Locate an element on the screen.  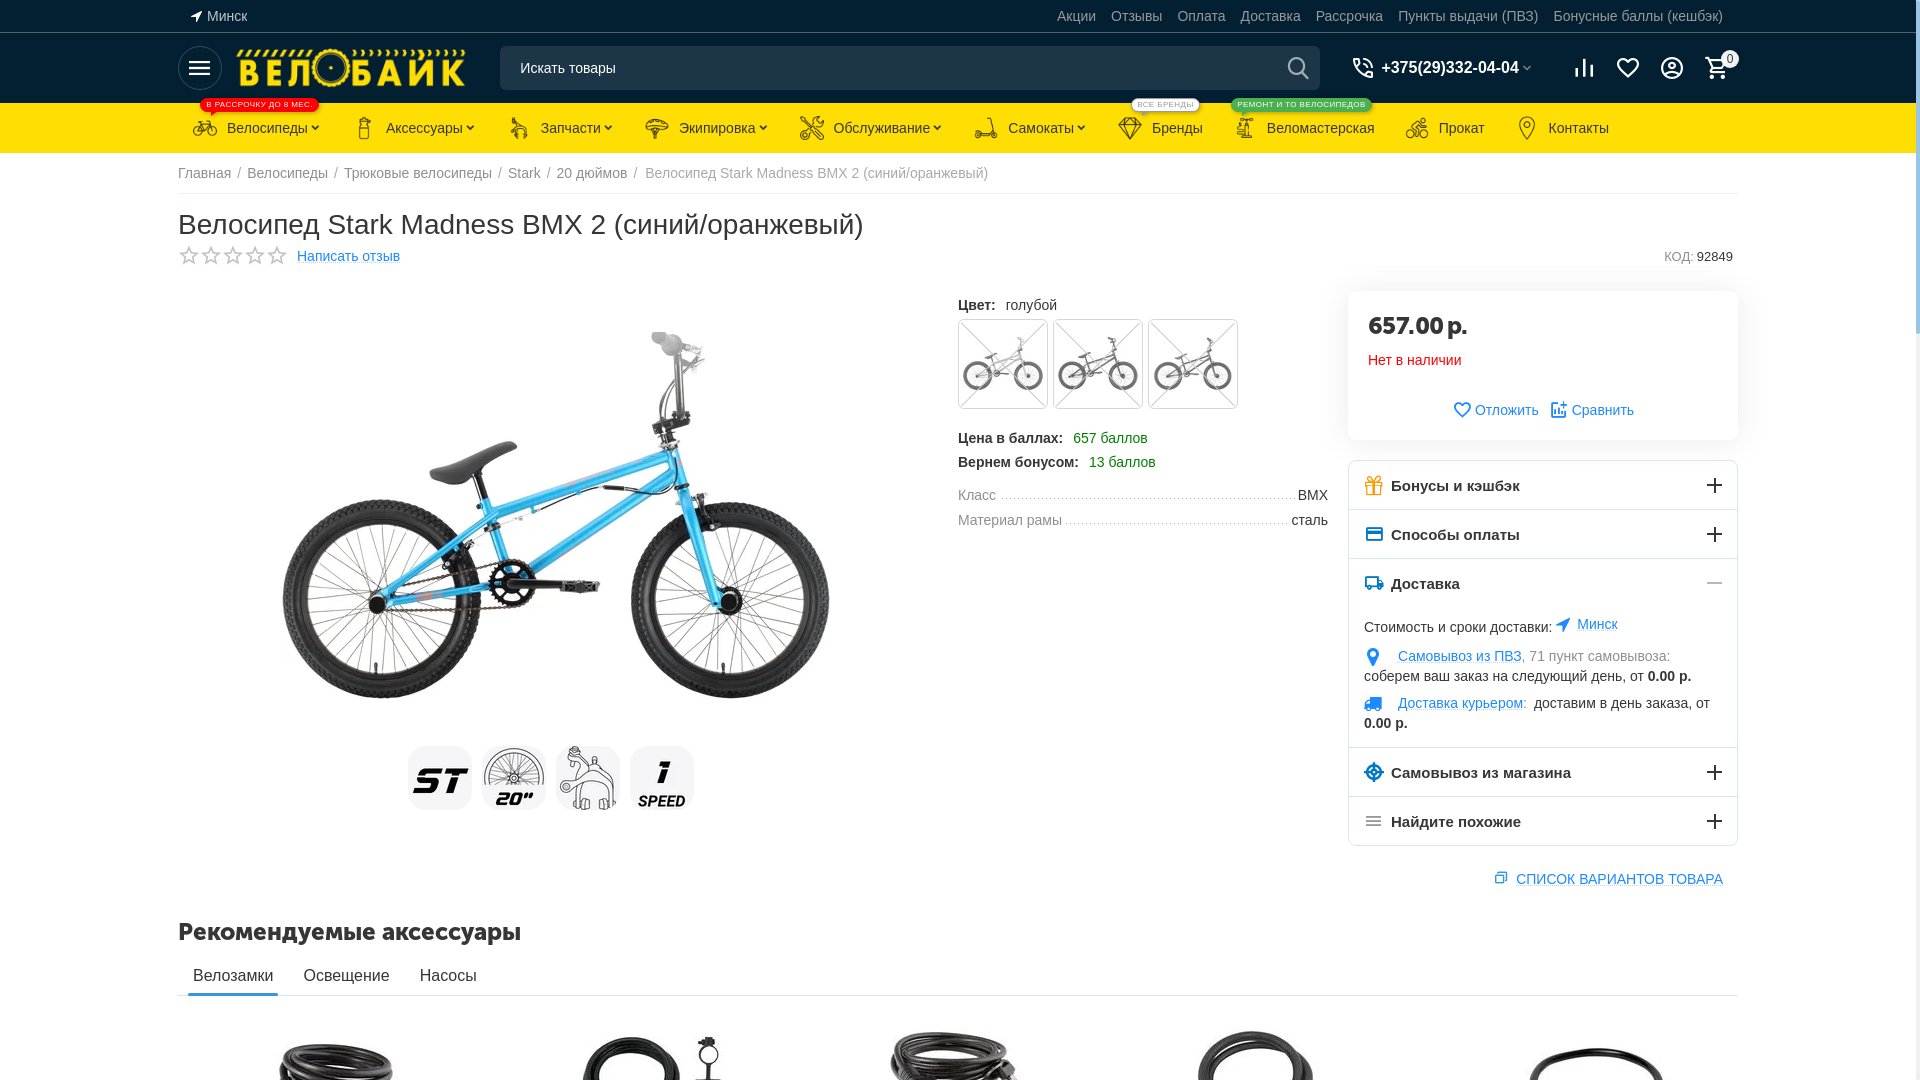
'0' is located at coordinates (1715, 67).